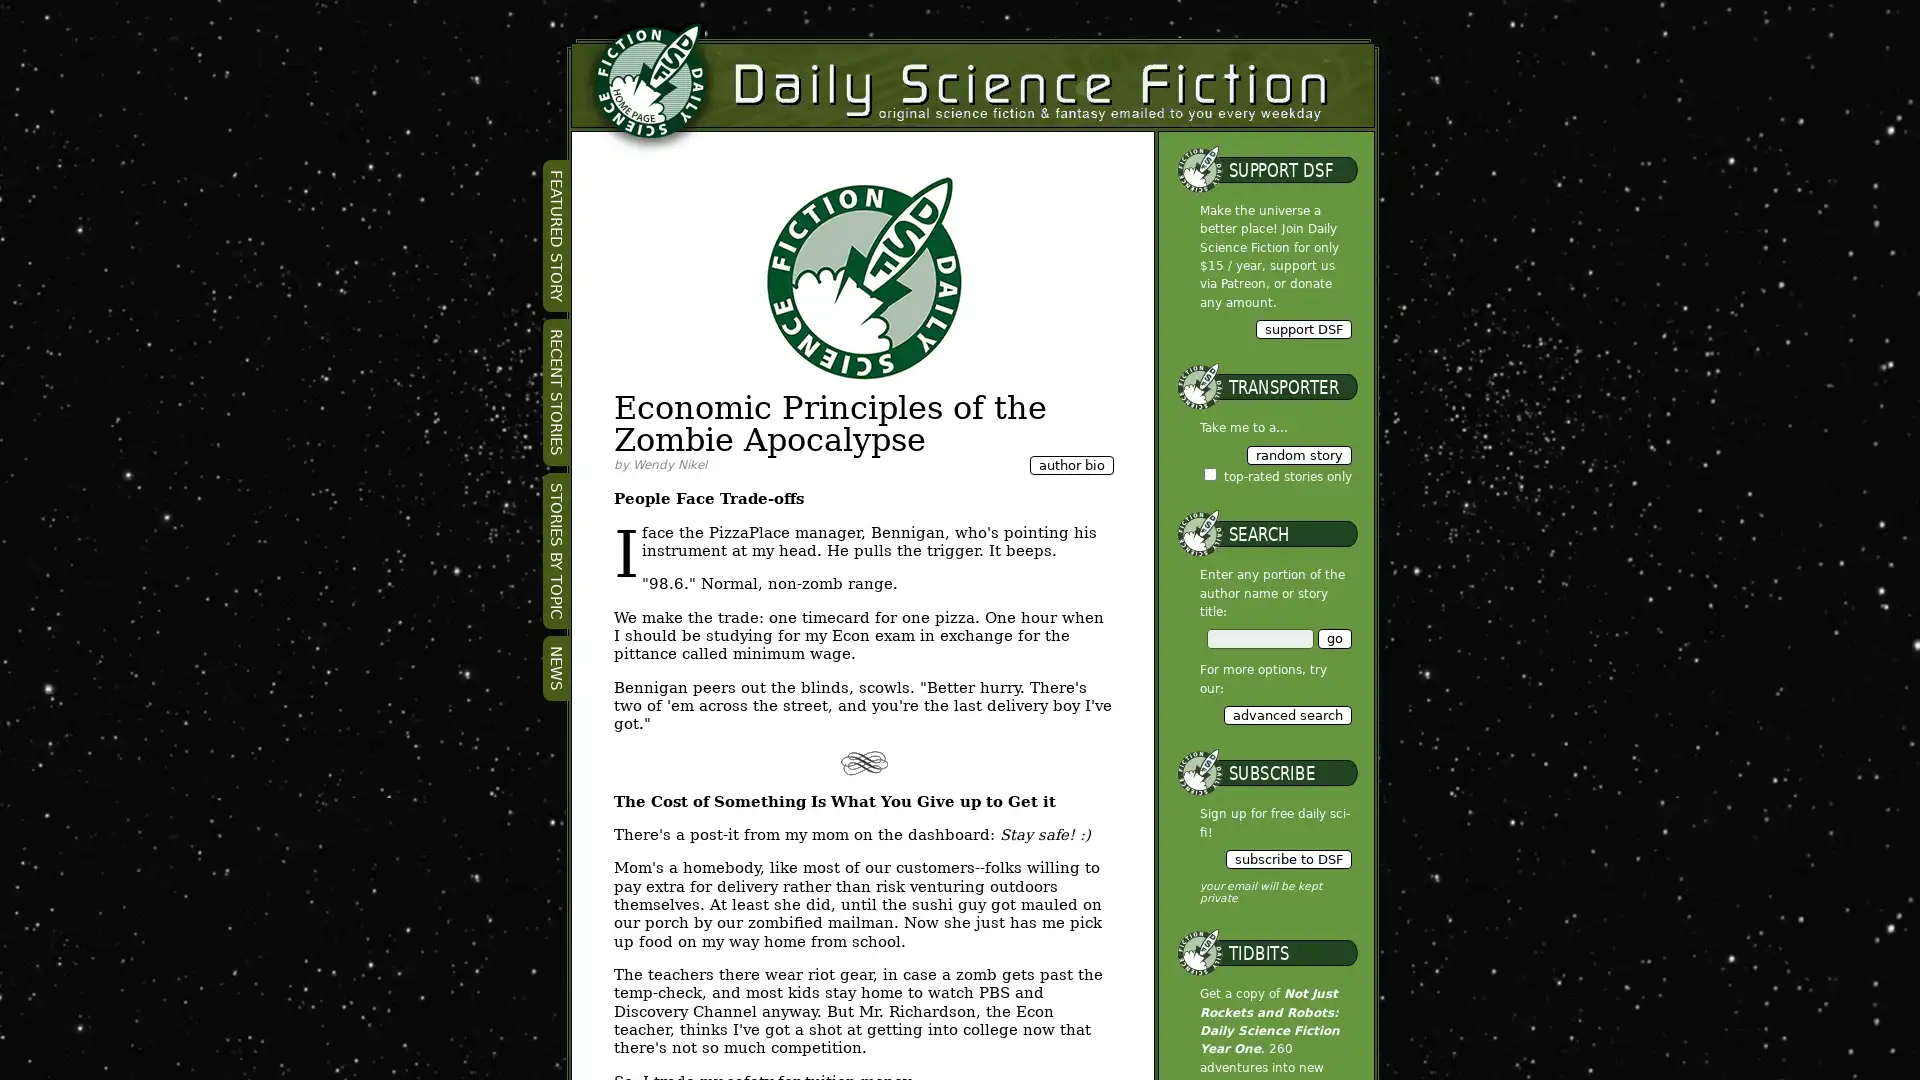 This screenshot has height=1080, width=1920. Describe the element at coordinates (1286, 713) in the screenshot. I see `advanced search` at that location.